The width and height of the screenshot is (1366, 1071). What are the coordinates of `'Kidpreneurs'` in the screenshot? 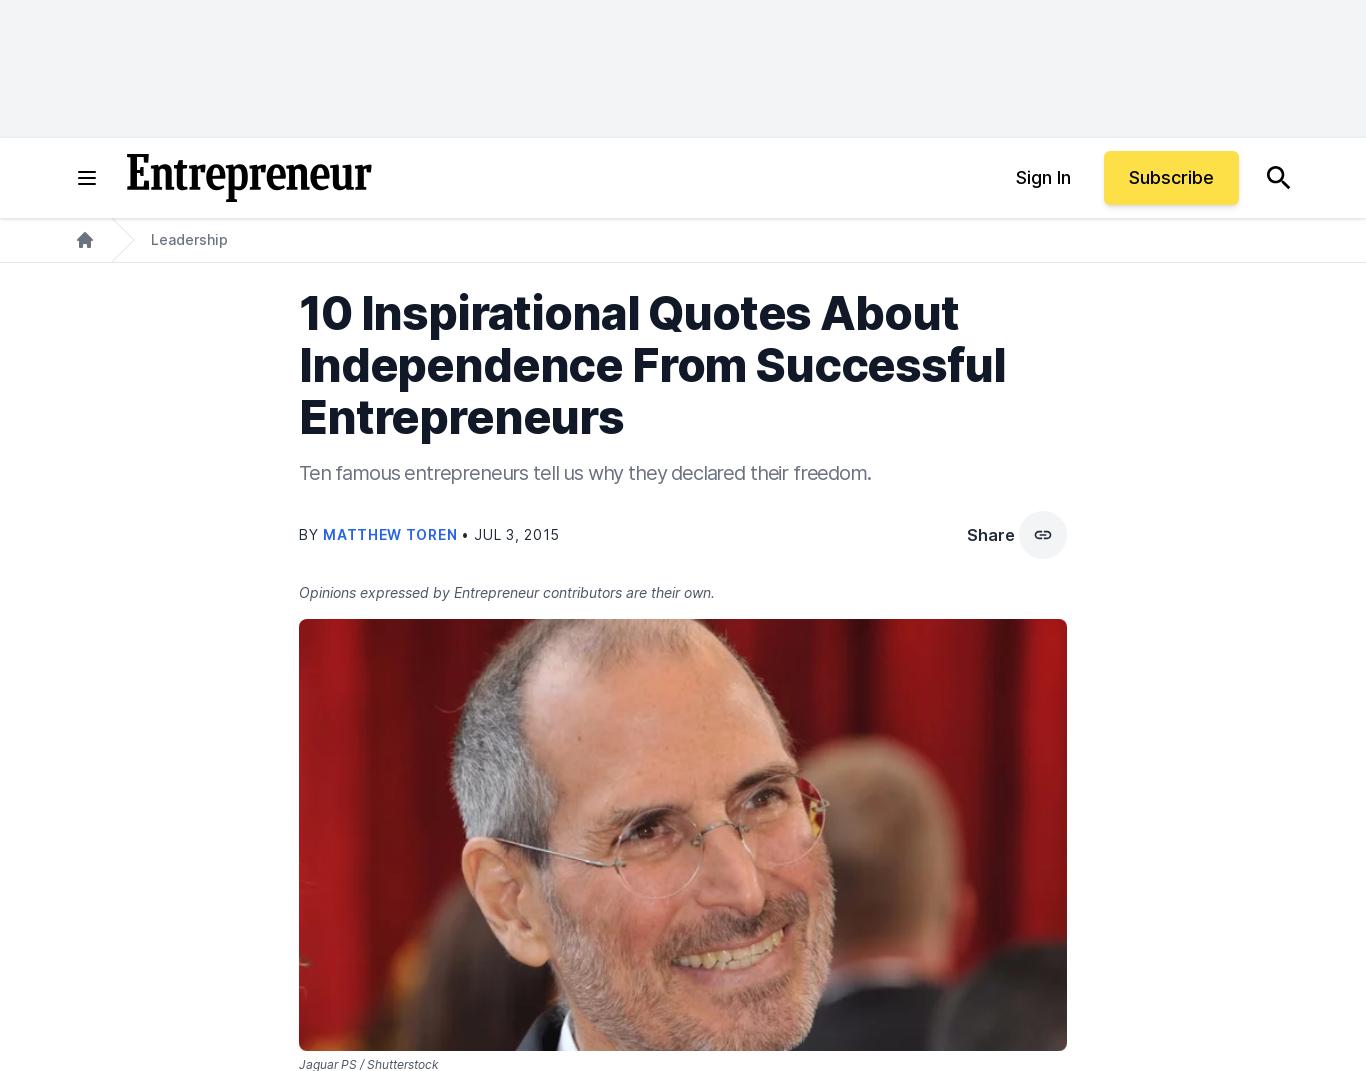 It's located at (921, 136).